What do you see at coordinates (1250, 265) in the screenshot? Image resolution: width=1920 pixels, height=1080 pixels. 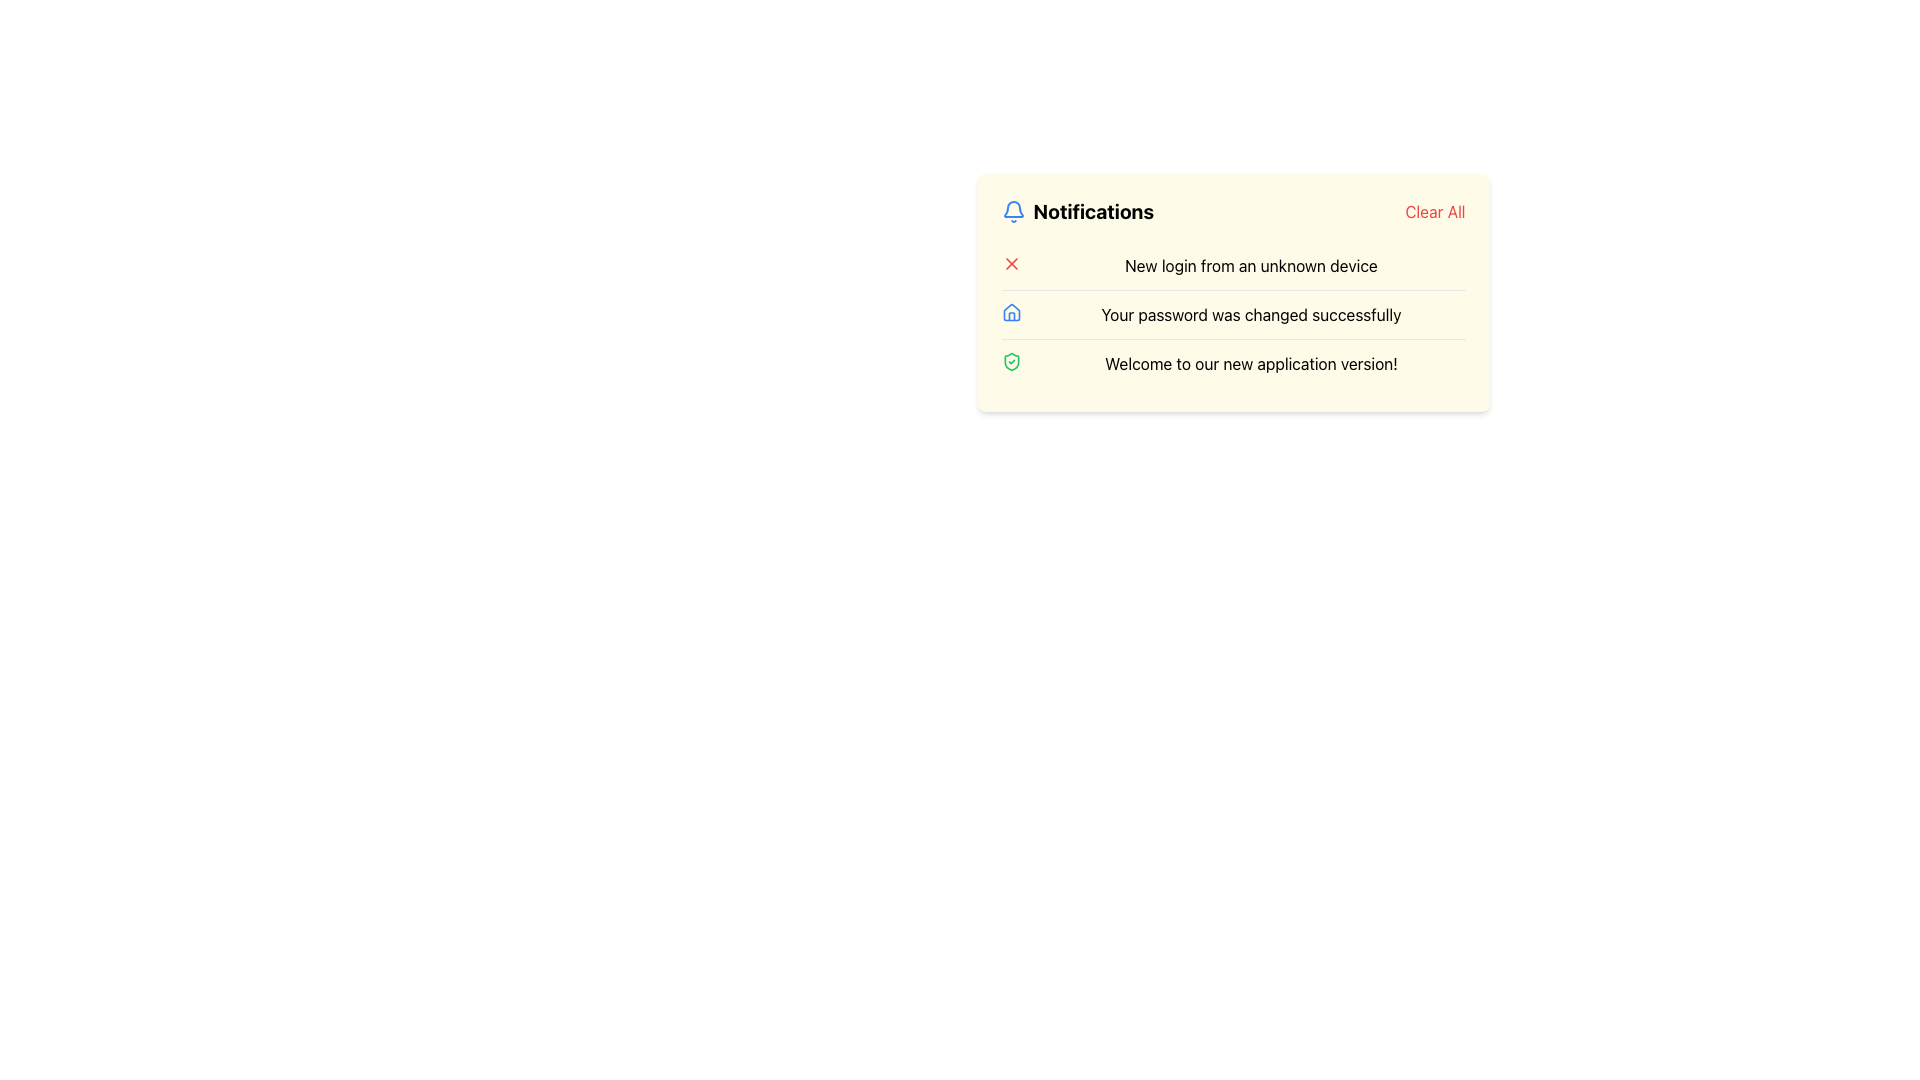 I see `the notification text that informs the user about a security-related event regarding a new login from an unrecognized device` at bounding box center [1250, 265].